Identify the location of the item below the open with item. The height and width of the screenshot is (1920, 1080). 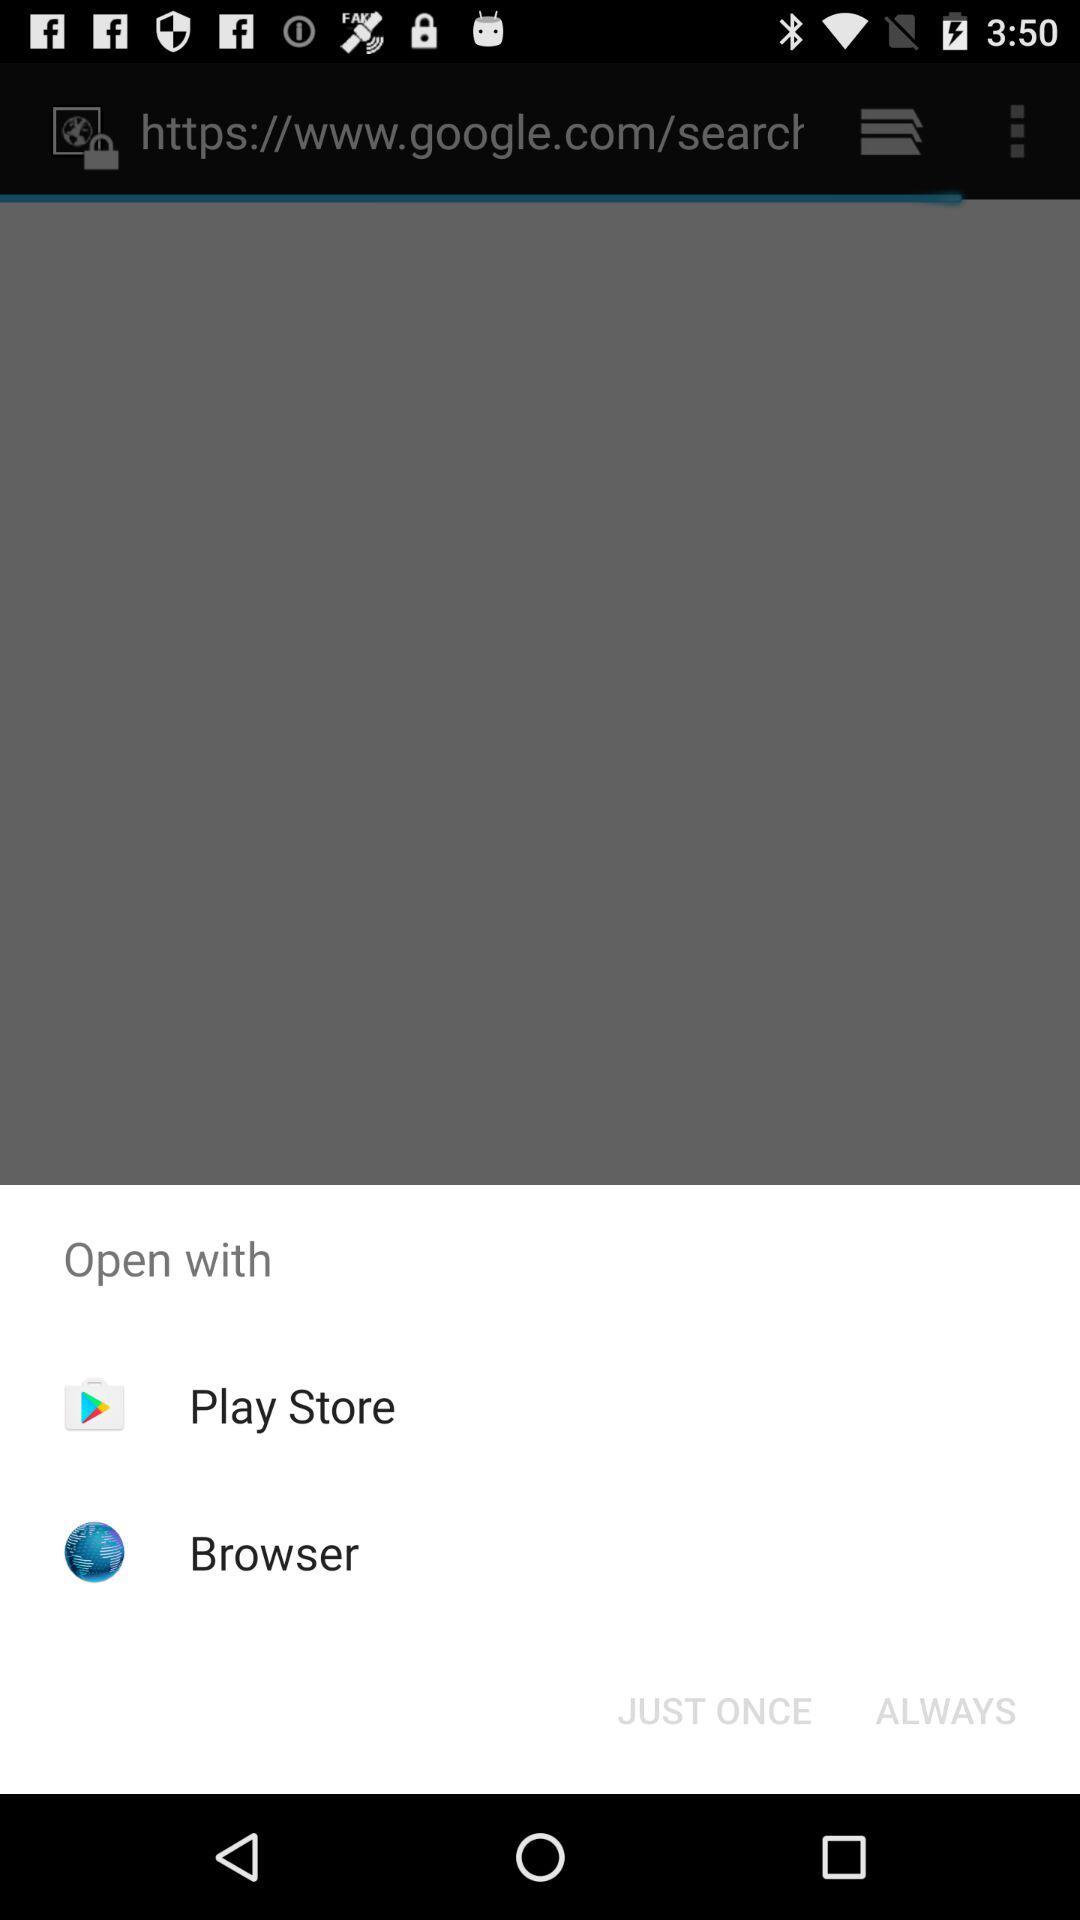
(713, 1708).